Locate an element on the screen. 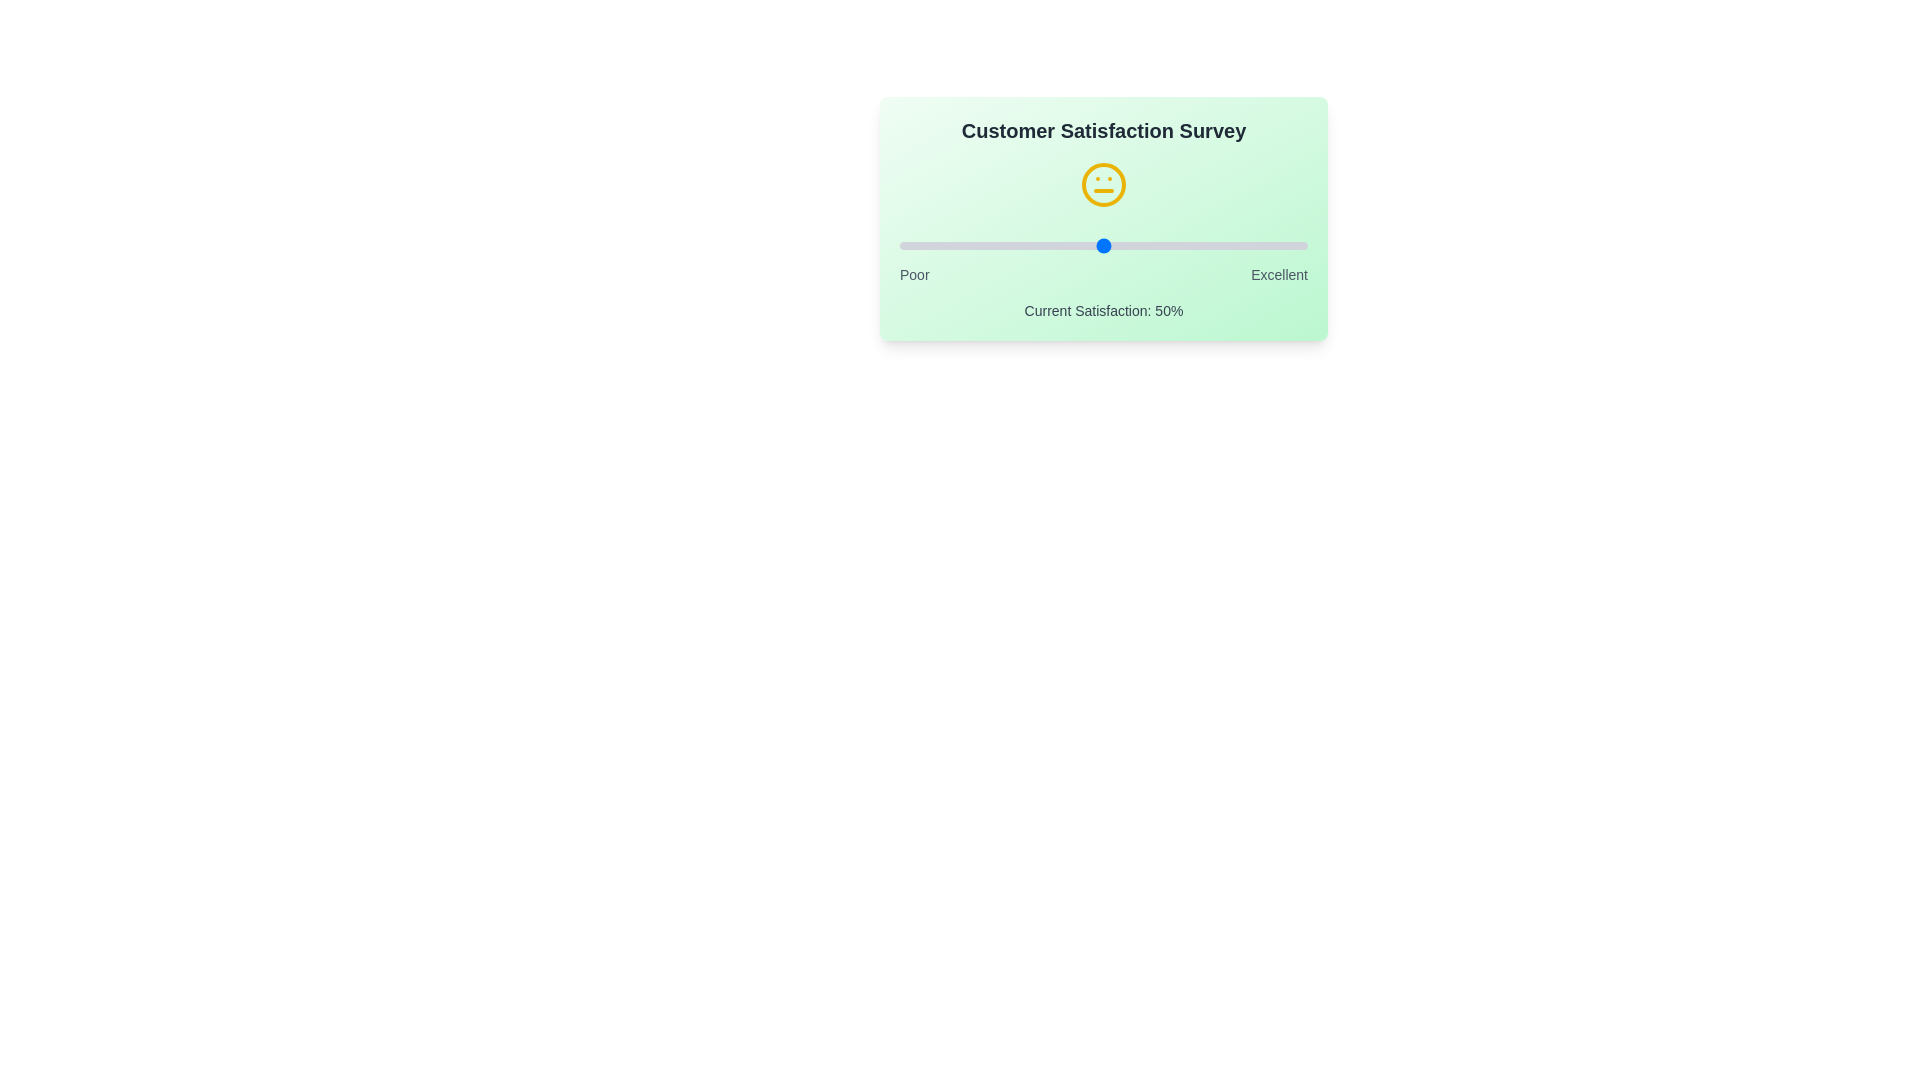 This screenshot has width=1920, height=1080. the satisfaction slider to 12% is located at coordinates (948, 245).